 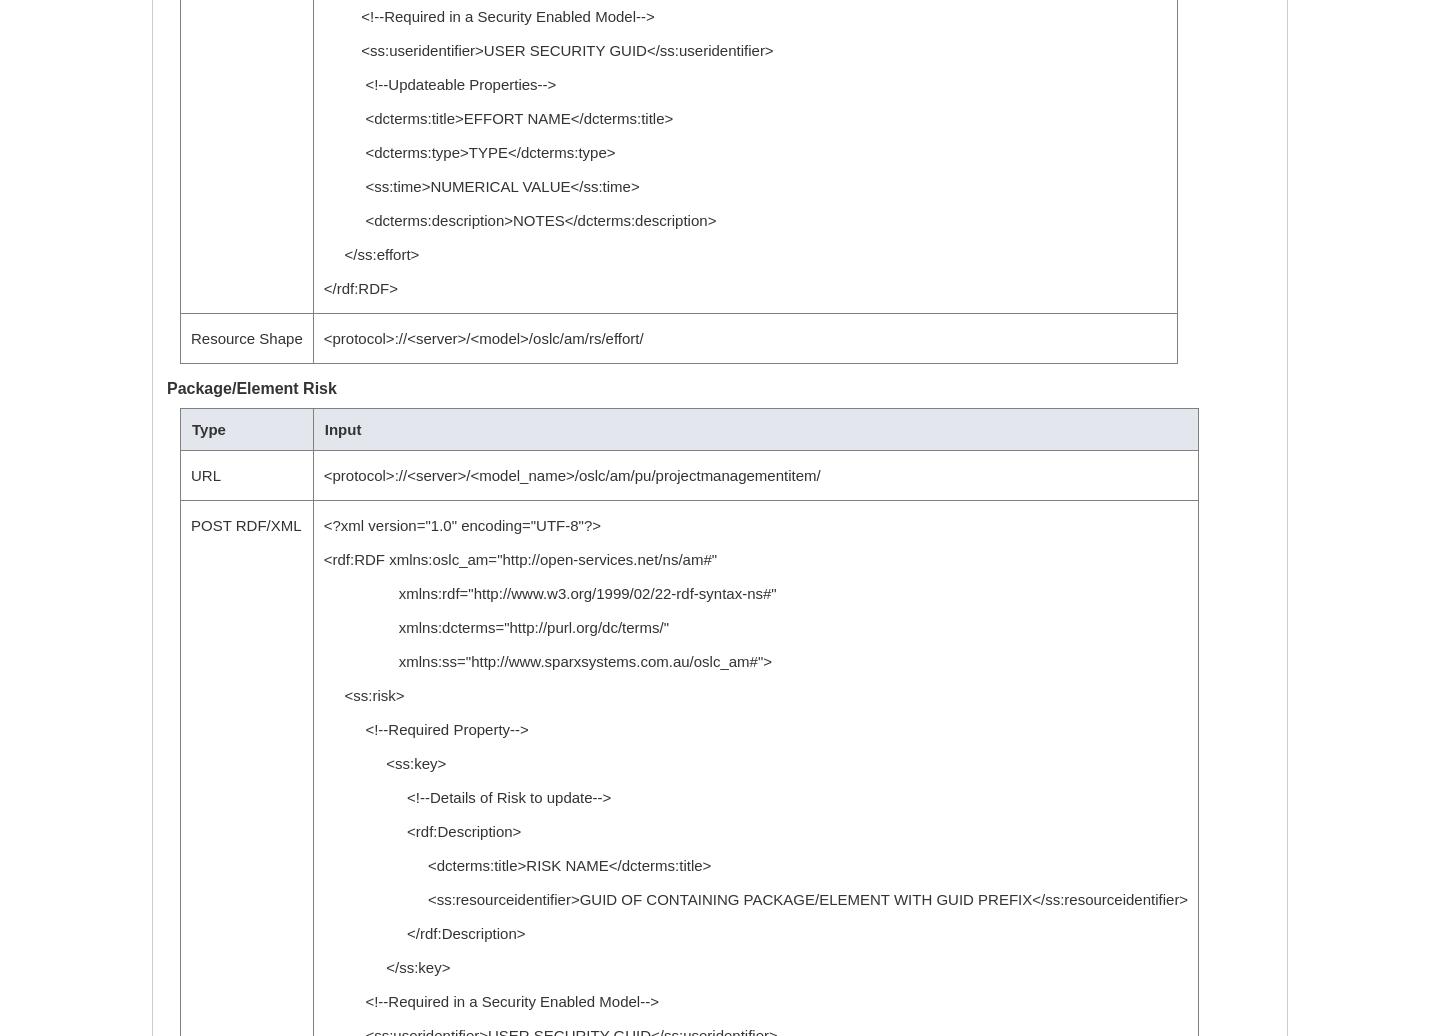 I want to click on 'xmlns:rdf="http://www.w3.org/1999/02/22-rdf-syntax-ns#"', so click(x=549, y=593).